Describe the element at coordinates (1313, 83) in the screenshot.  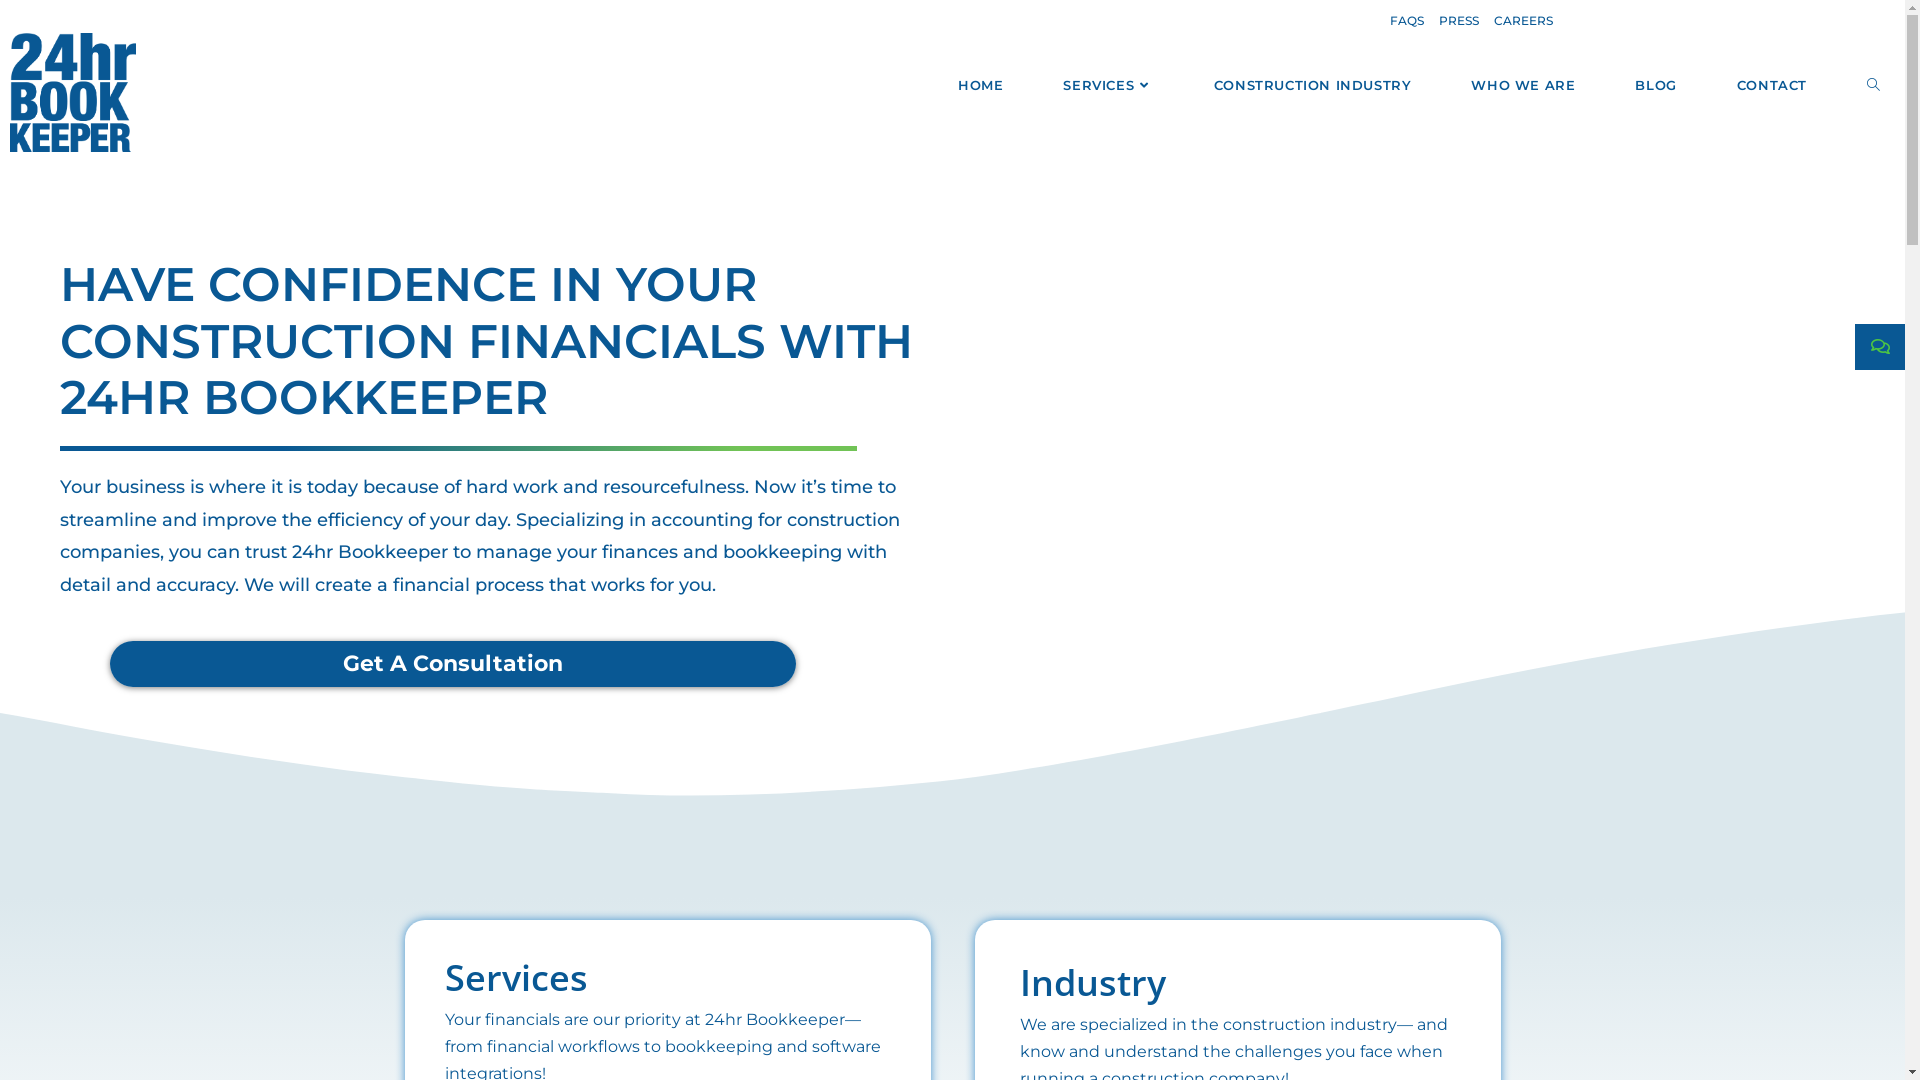
I see `'CONSTRUCTION INDUSTRY'` at that location.